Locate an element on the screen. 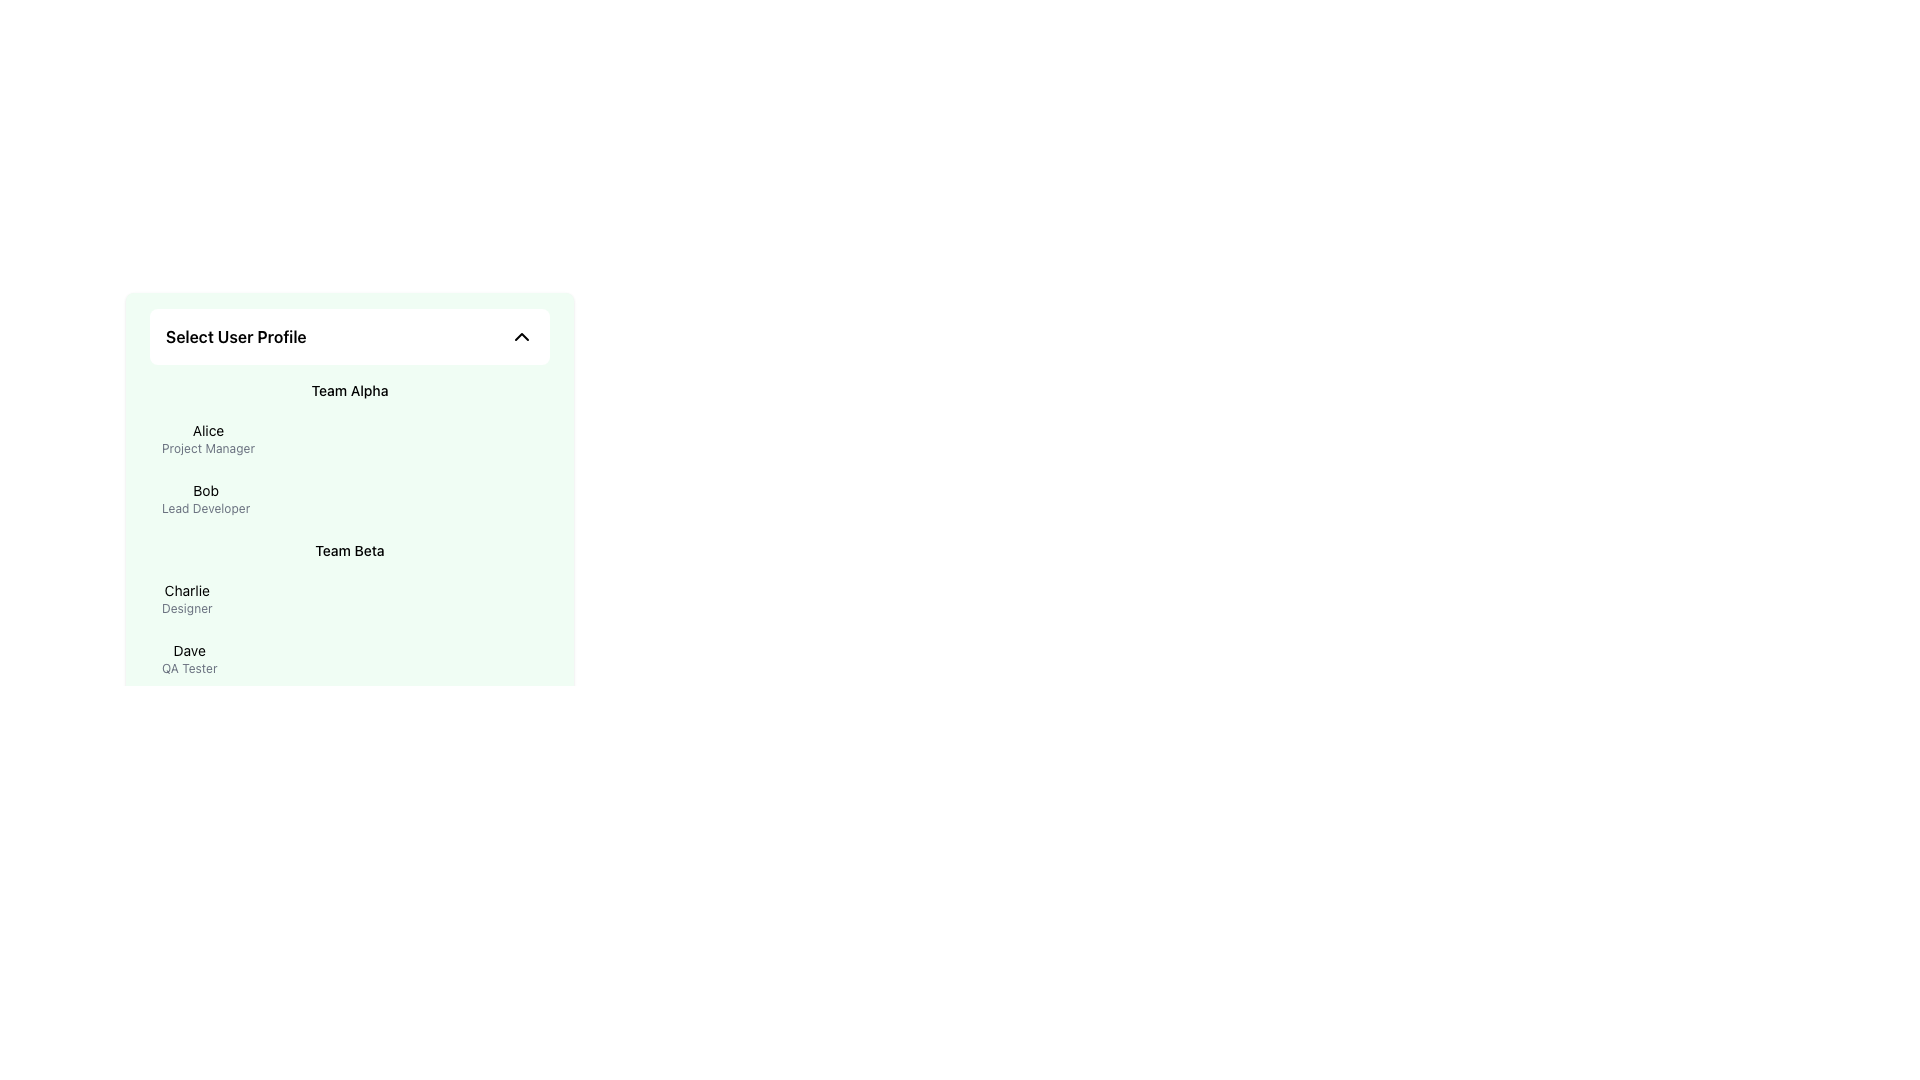 The height and width of the screenshot is (1080, 1920). the upward-pointing triangular chevron icon located at the far right of the 'Select User Profile' section header is located at coordinates (522, 335).